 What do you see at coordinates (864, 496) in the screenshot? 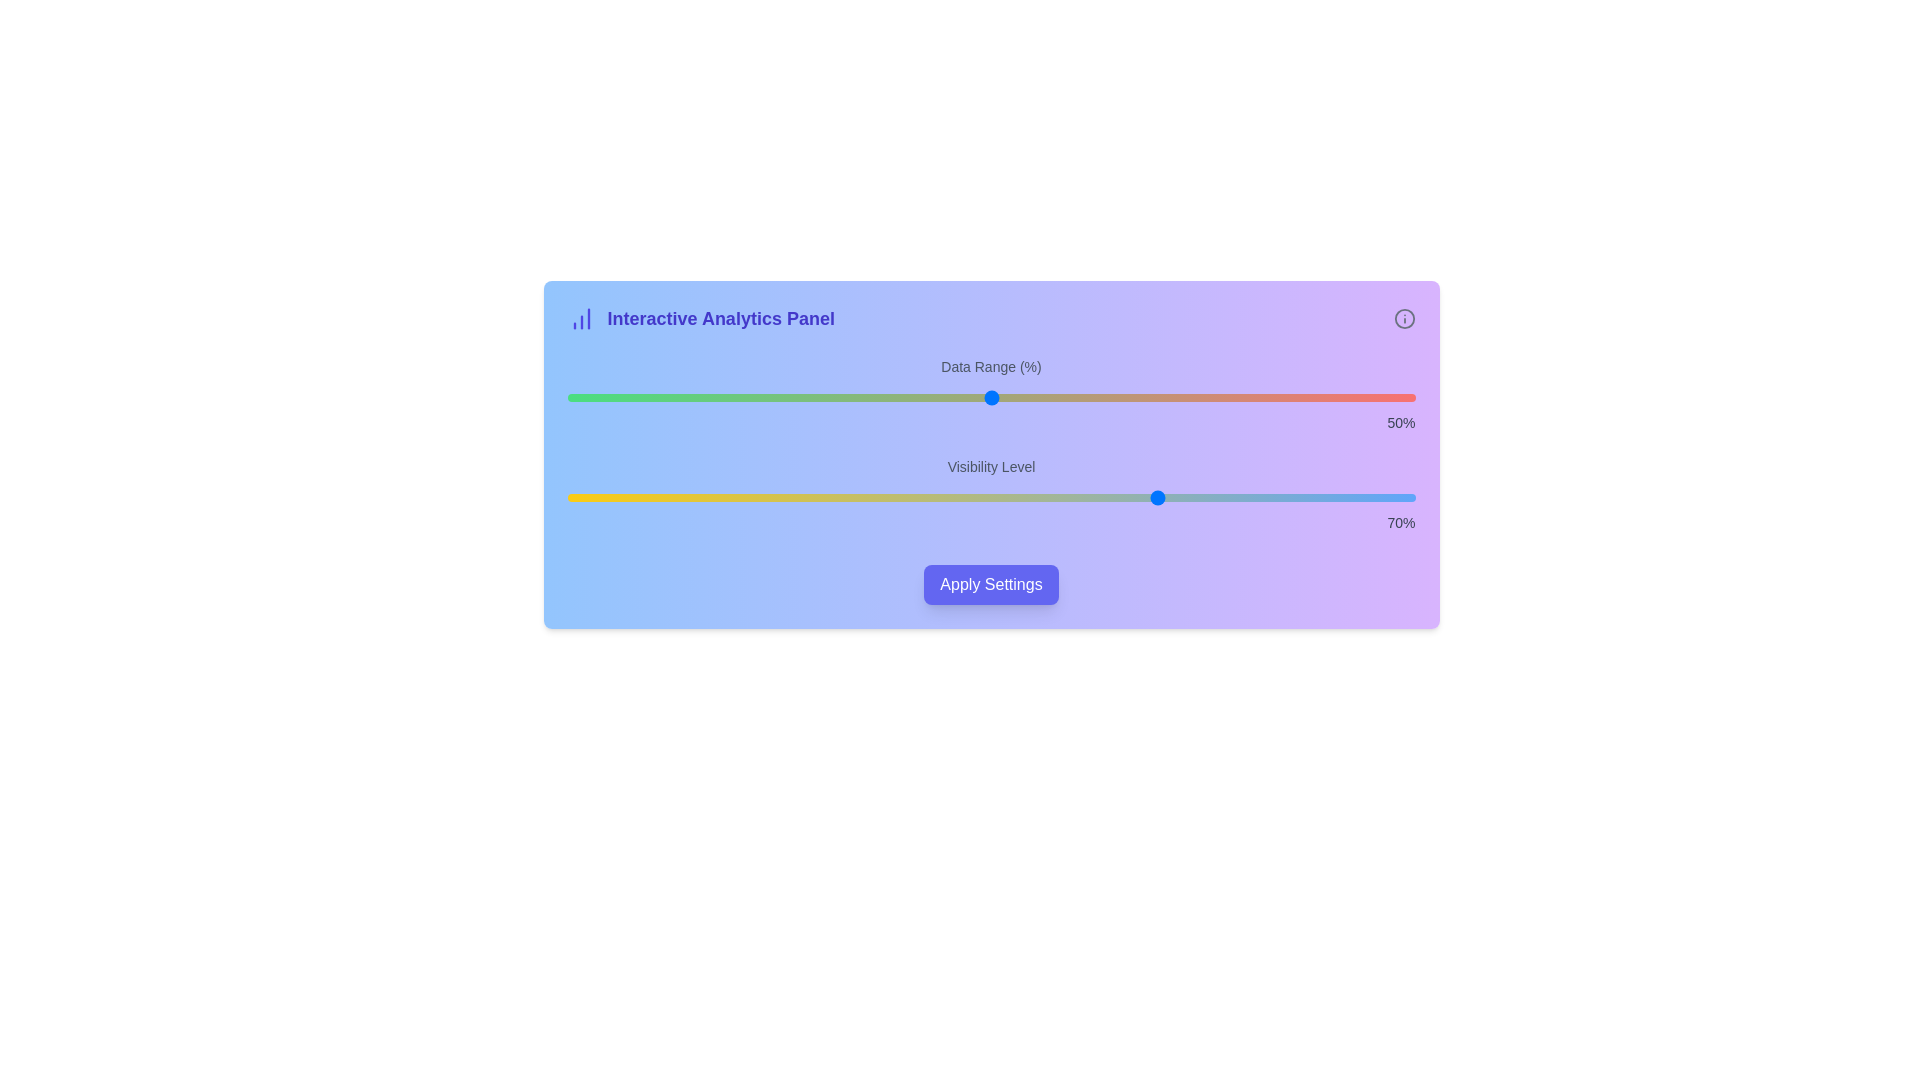
I see `the 'Visibility Level' slider to set its value to 35%` at bounding box center [864, 496].